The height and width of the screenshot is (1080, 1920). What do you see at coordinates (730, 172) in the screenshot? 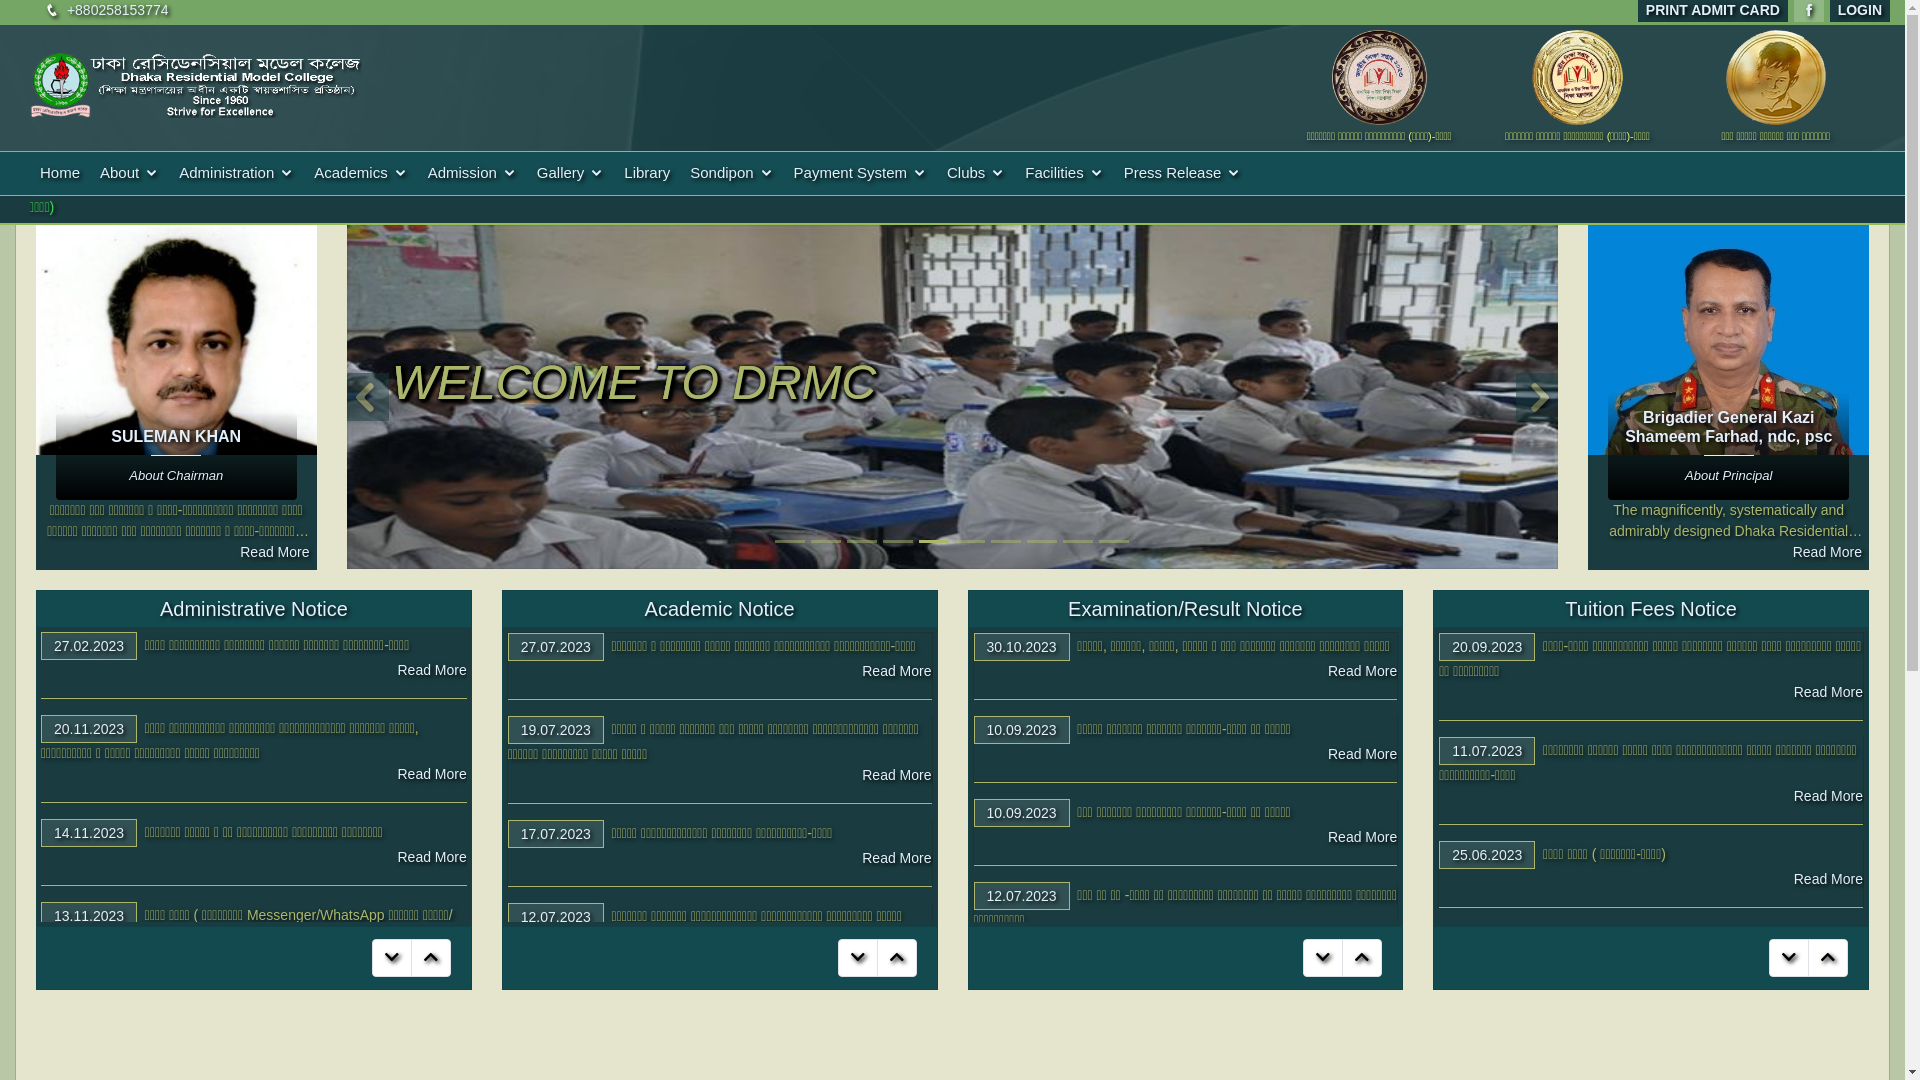
I see `'Sondipon'` at bounding box center [730, 172].